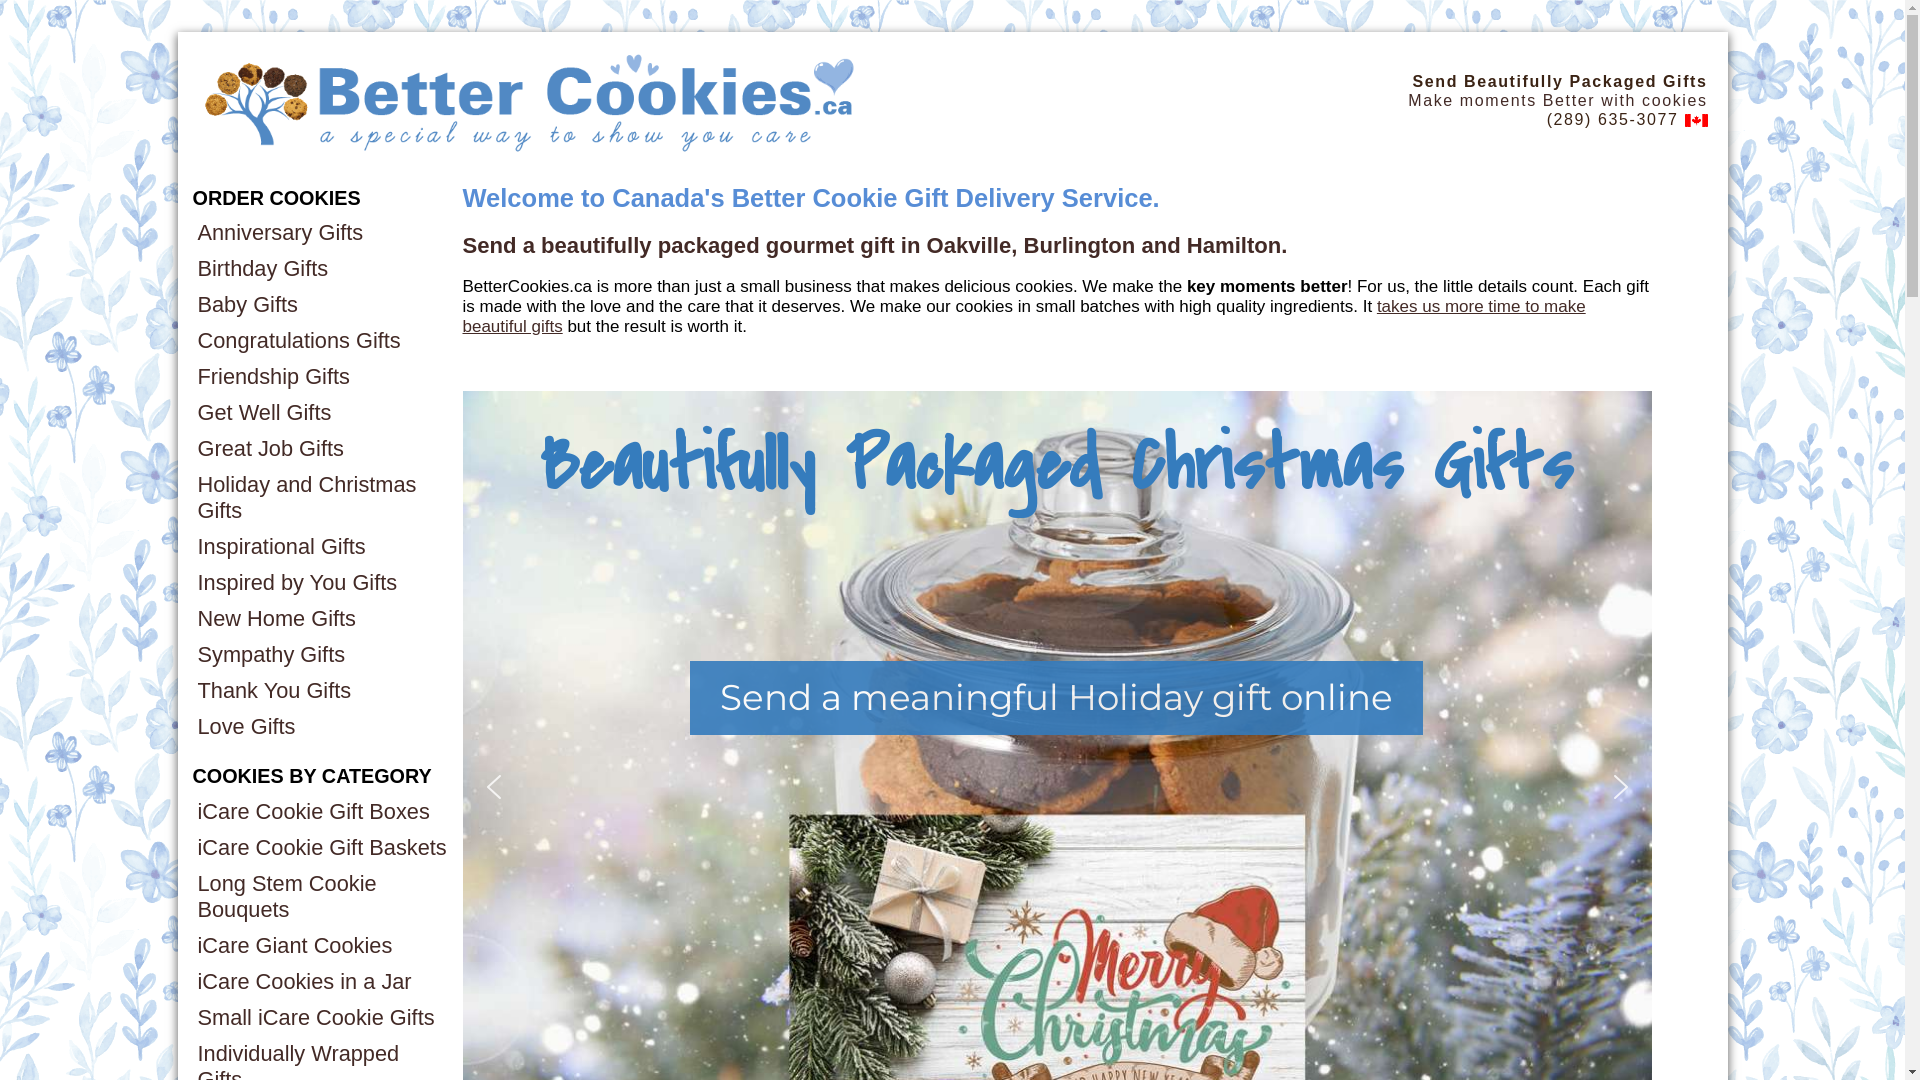  What do you see at coordinates (321, 547) in the screenshot?
I see `'Inspirational Gifts'` at bounding box center [321, 547].